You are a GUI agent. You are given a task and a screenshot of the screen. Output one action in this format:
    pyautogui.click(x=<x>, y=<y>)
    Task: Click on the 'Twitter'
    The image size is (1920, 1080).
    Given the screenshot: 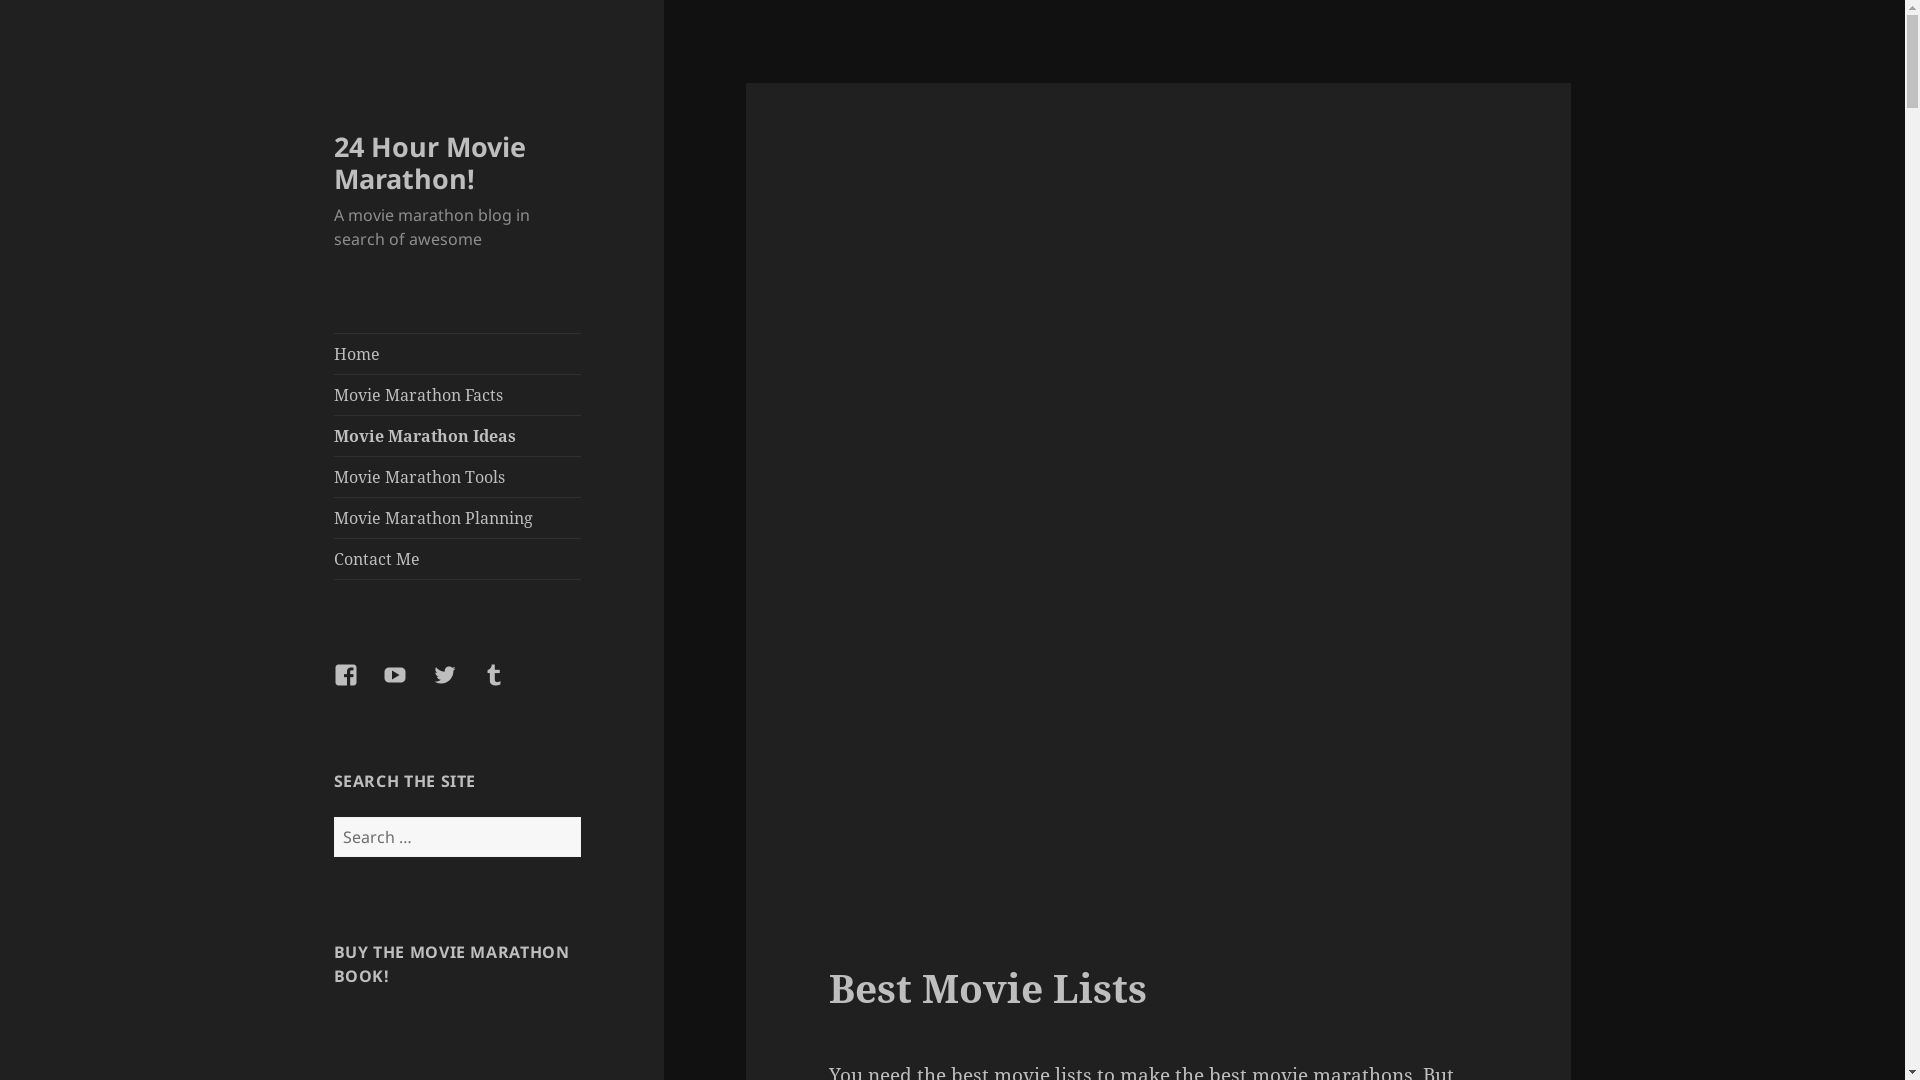 What is the action you would take?
    pyautogui.click(x=431, y=685)
    